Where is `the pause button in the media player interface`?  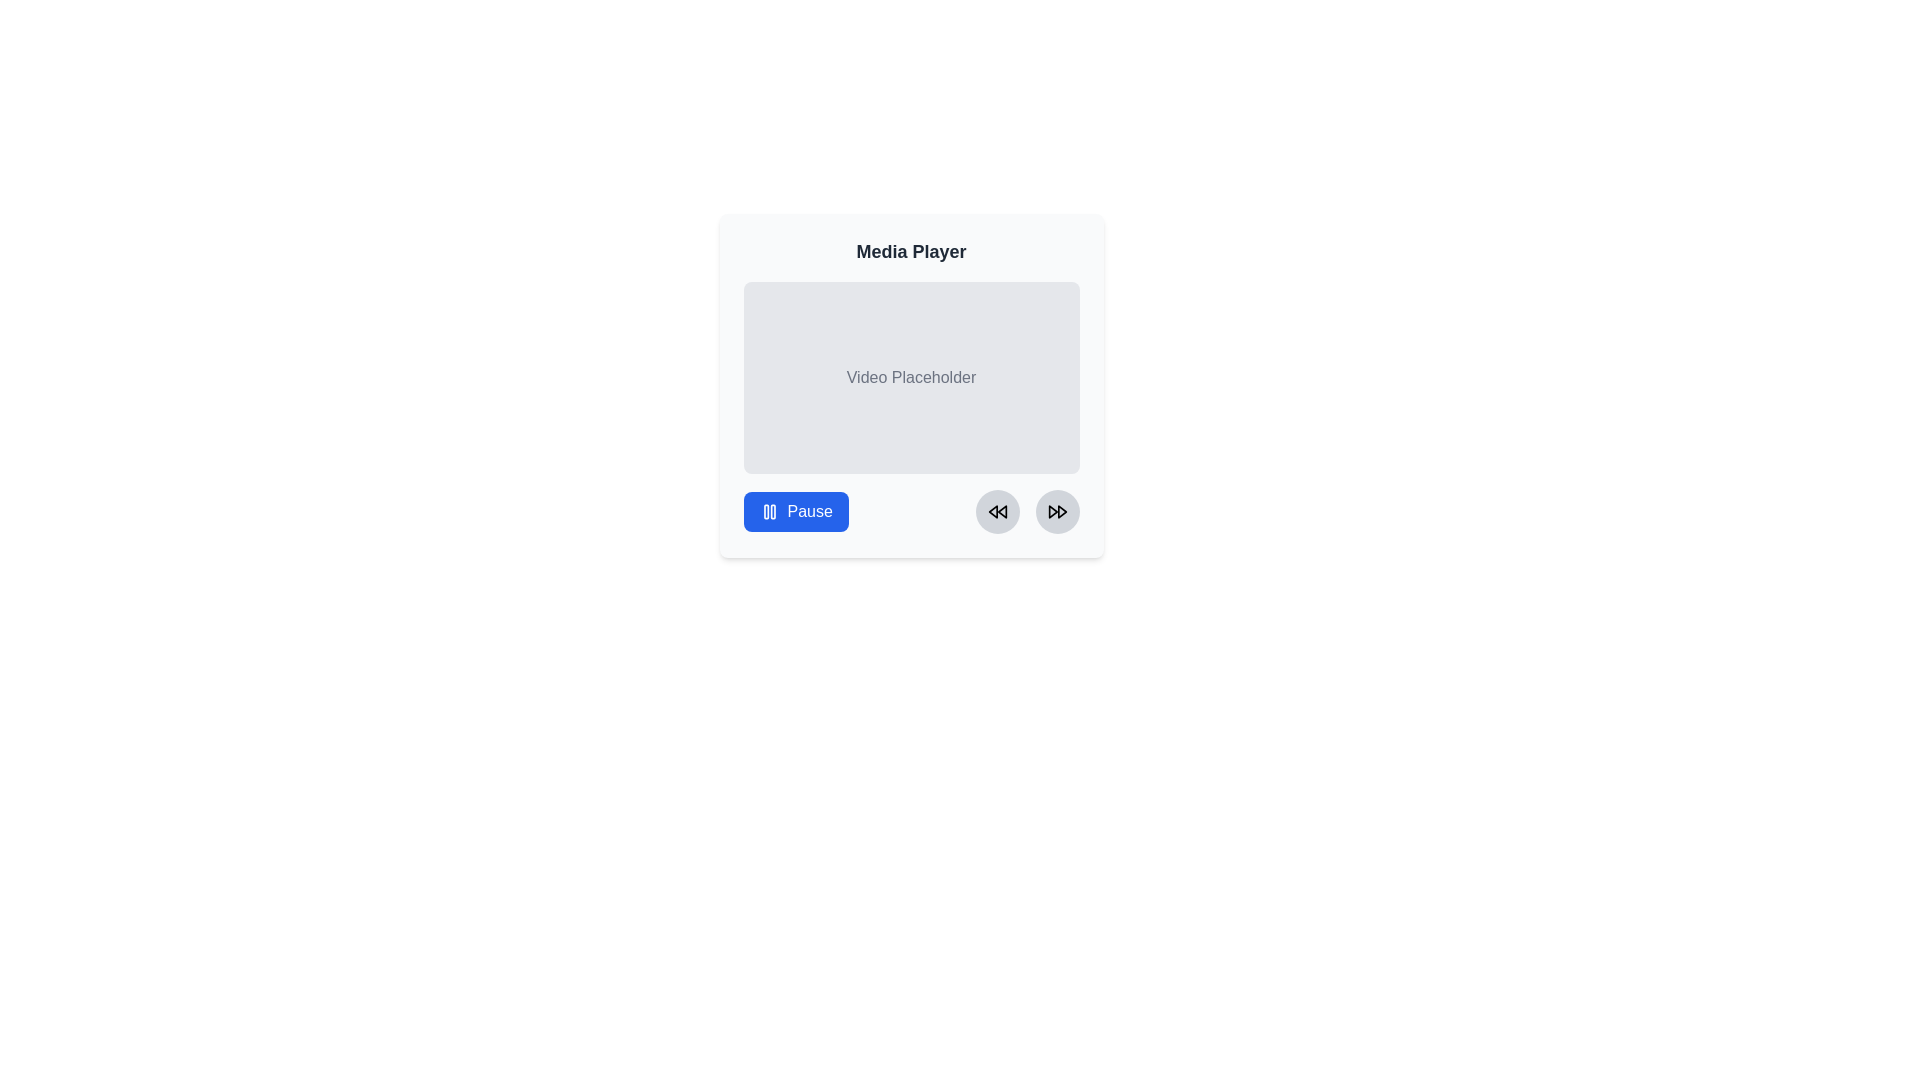
the pause button in the media player interface is located at coordinates (795, 511).